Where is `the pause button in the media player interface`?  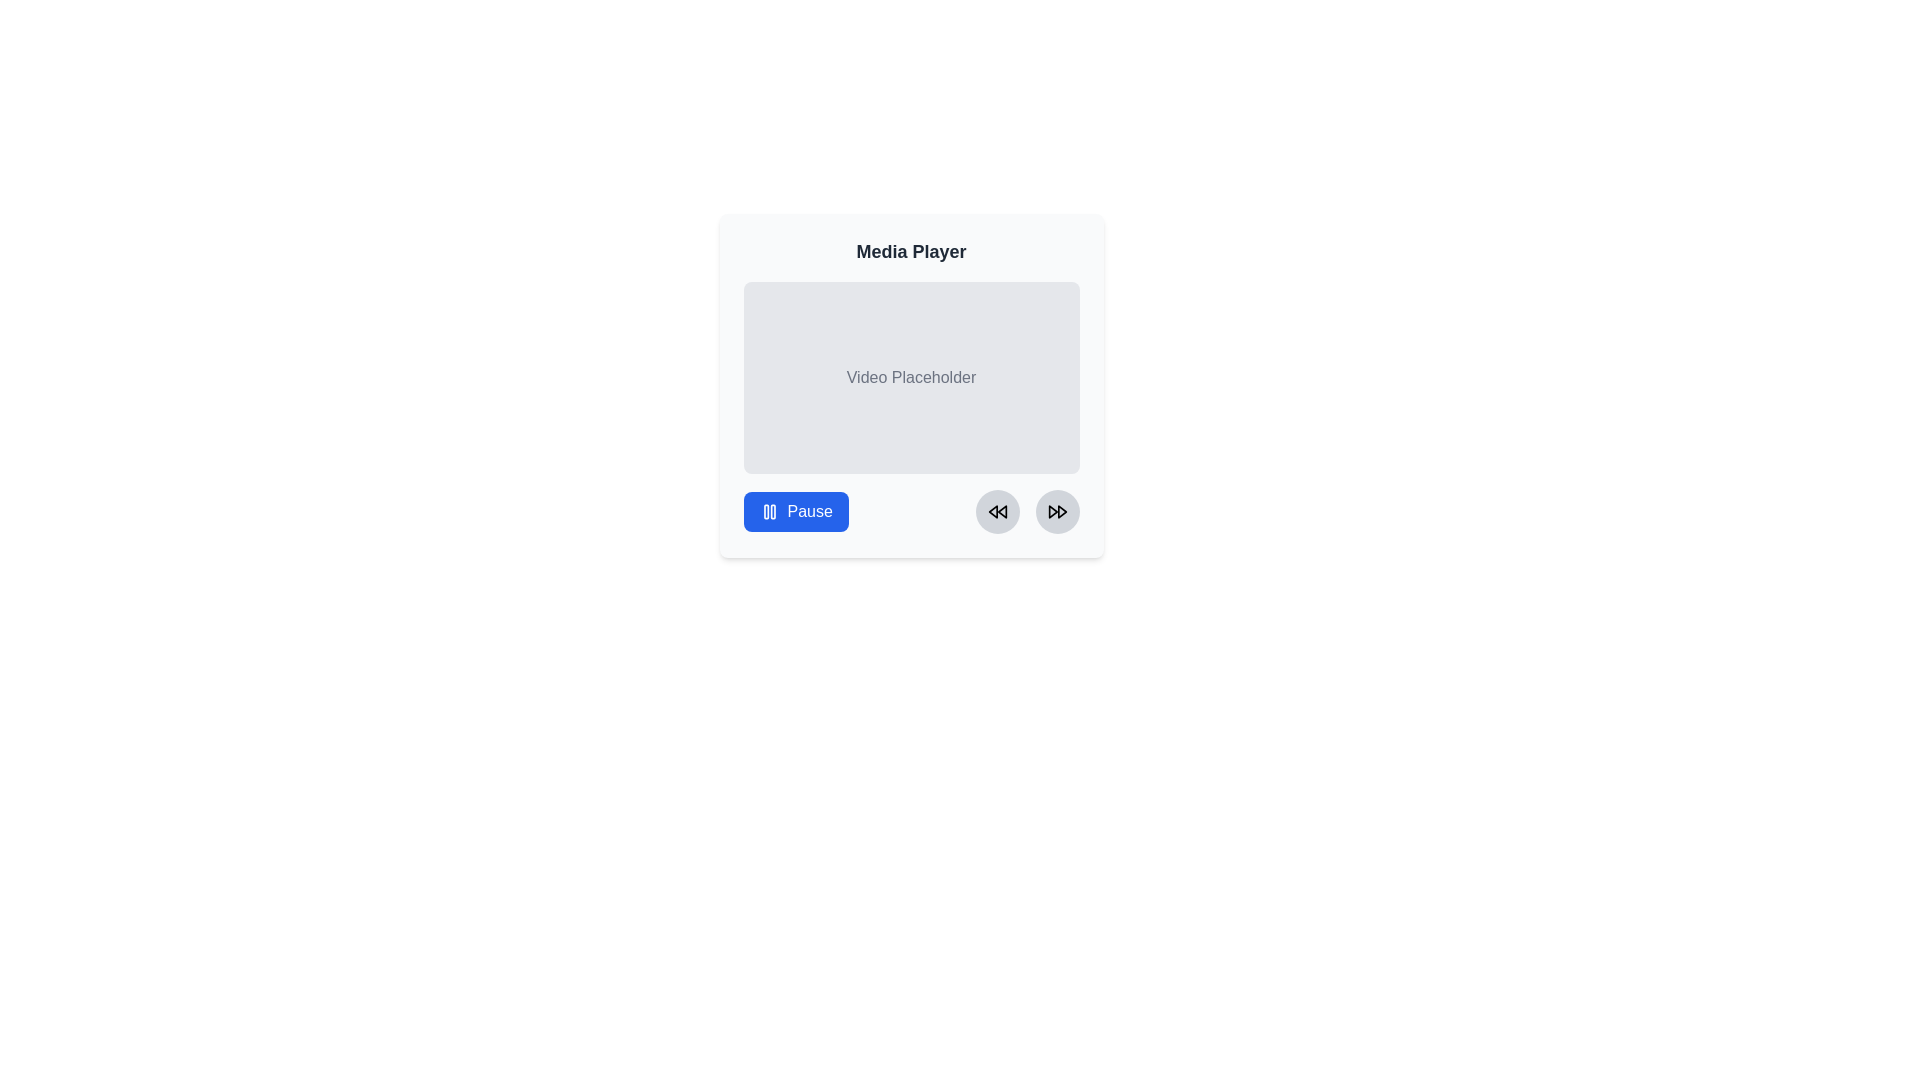
the pause button in the media player interface is located at coordinates (795, 511).